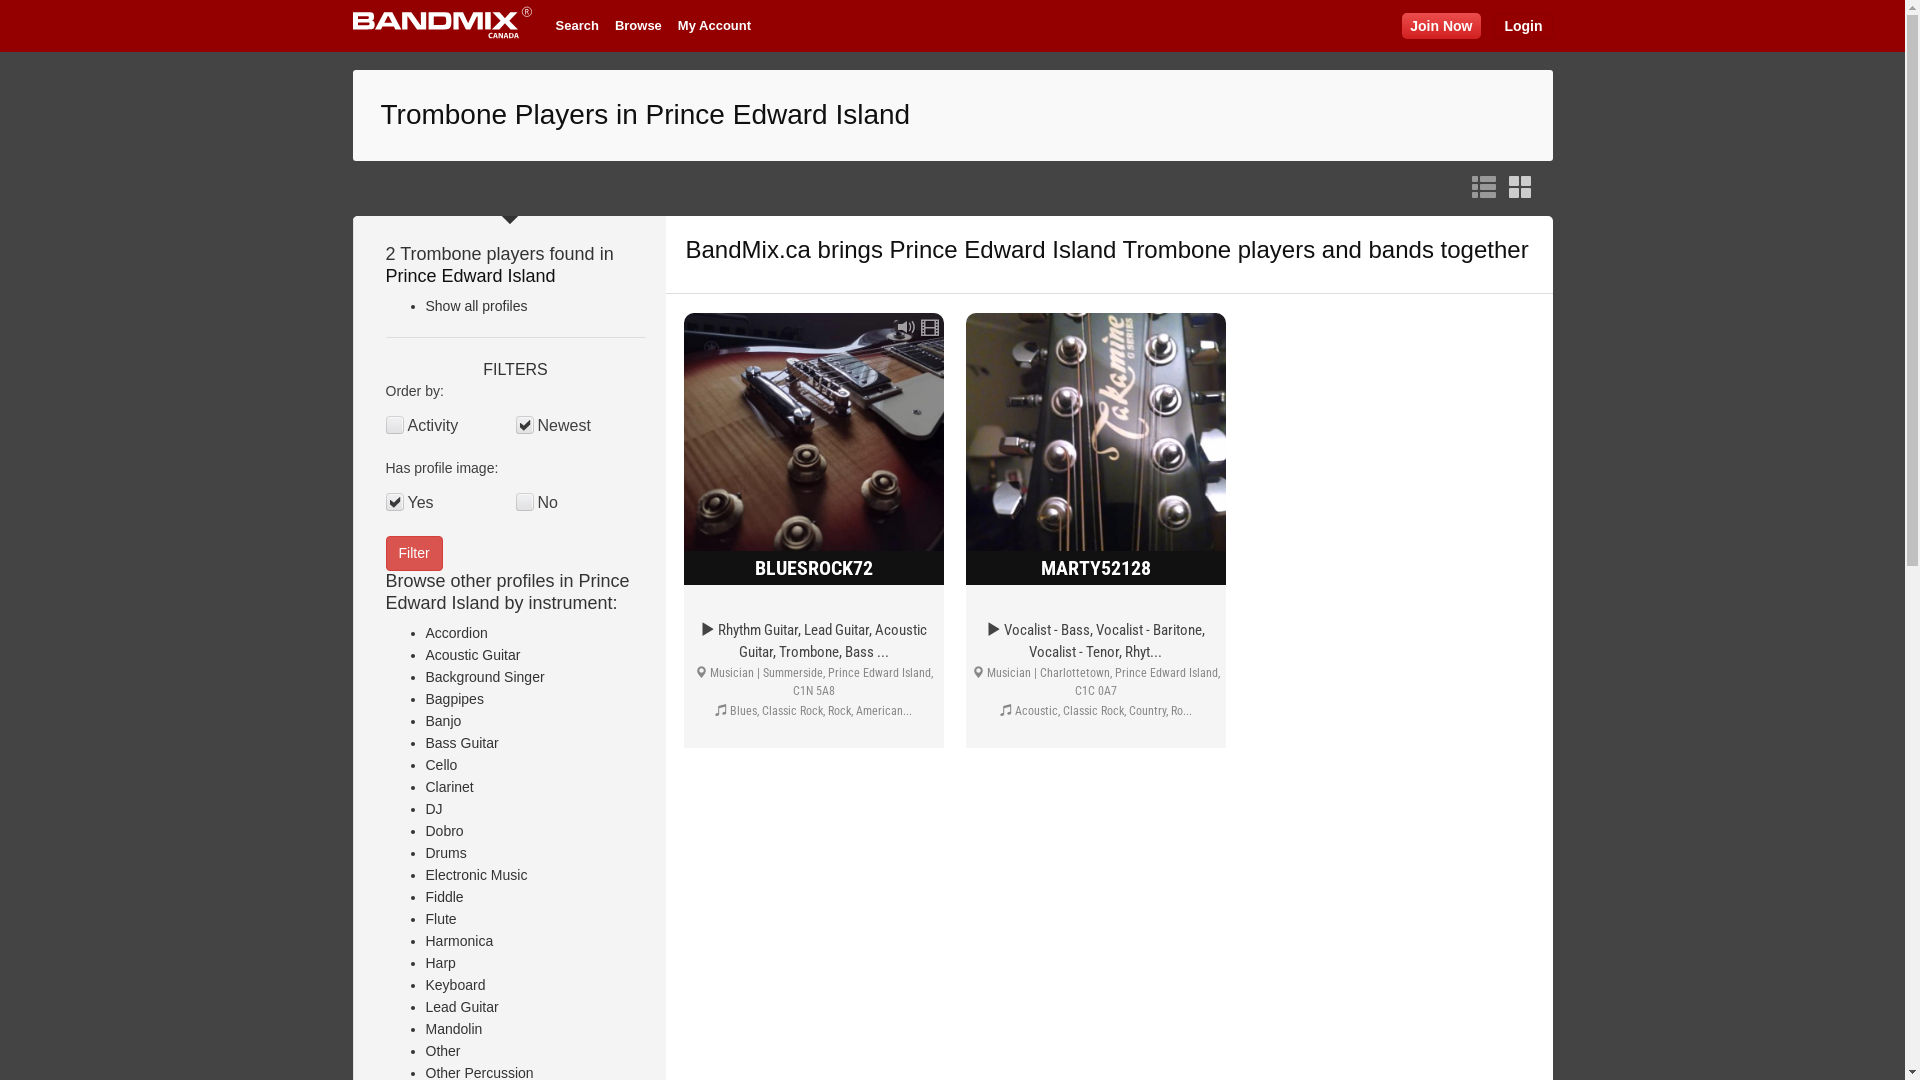 The image size is (1920, 1080). What do you see at coordinates (455, 632) in the screenshot?
I see `'Accordion'` at bounding box center [455, 632].